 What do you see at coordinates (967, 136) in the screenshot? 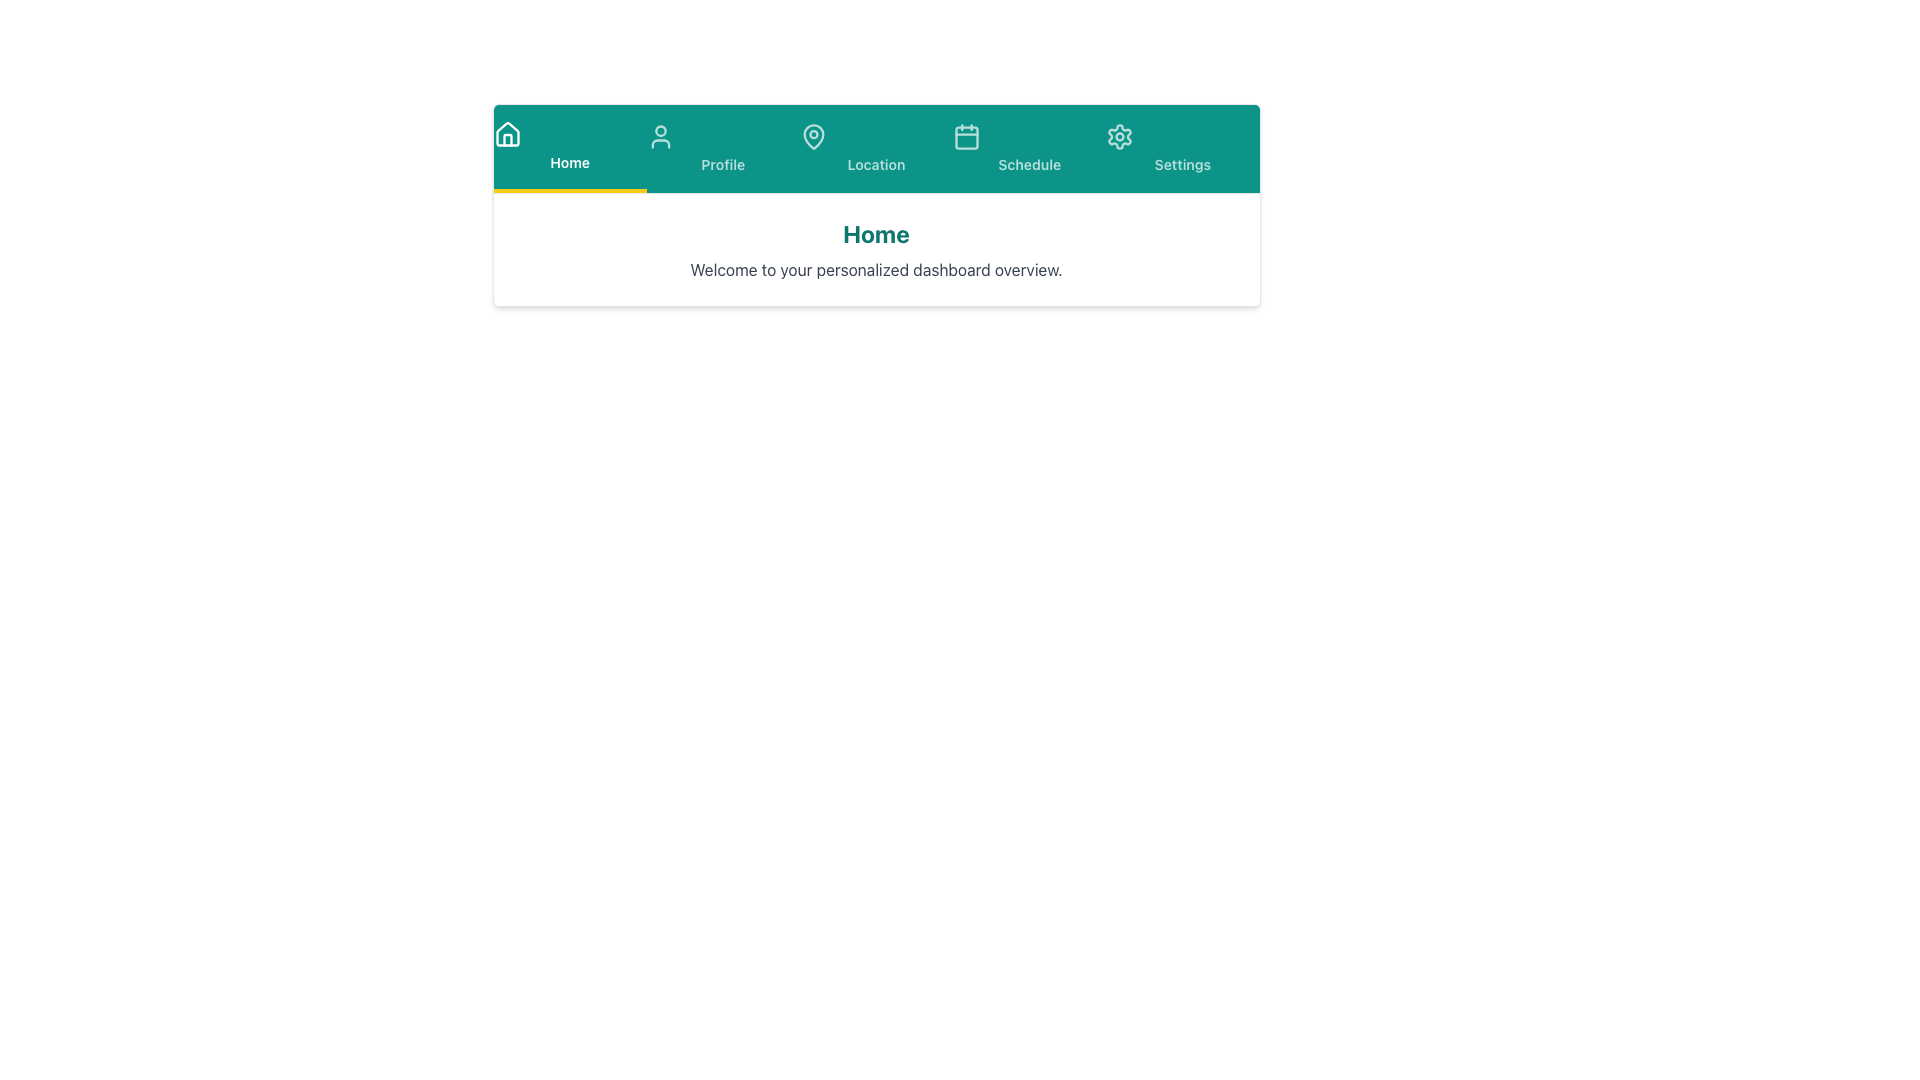
I see `the calendar icon in the navigation bar` at bounding box center [967, 136].